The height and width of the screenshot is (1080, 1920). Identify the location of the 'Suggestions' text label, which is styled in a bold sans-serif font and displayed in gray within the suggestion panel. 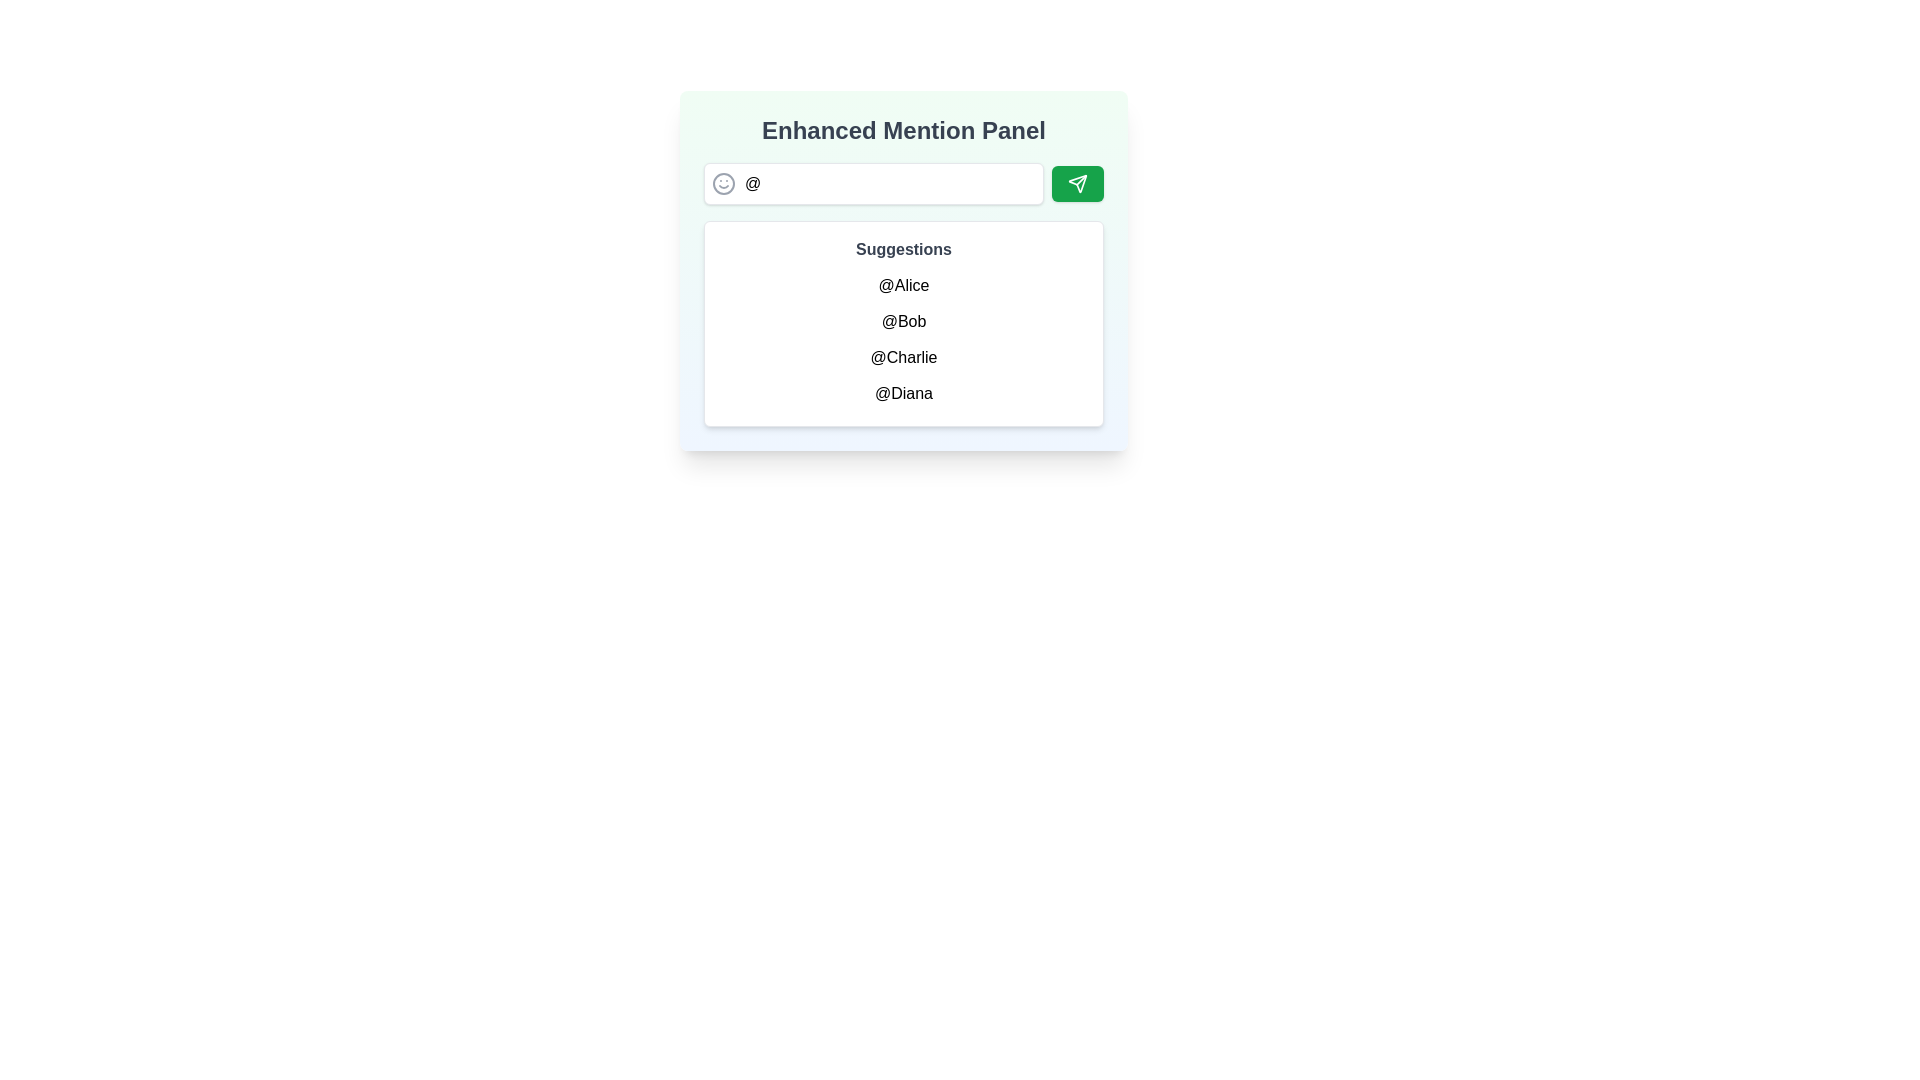
(902, 249).